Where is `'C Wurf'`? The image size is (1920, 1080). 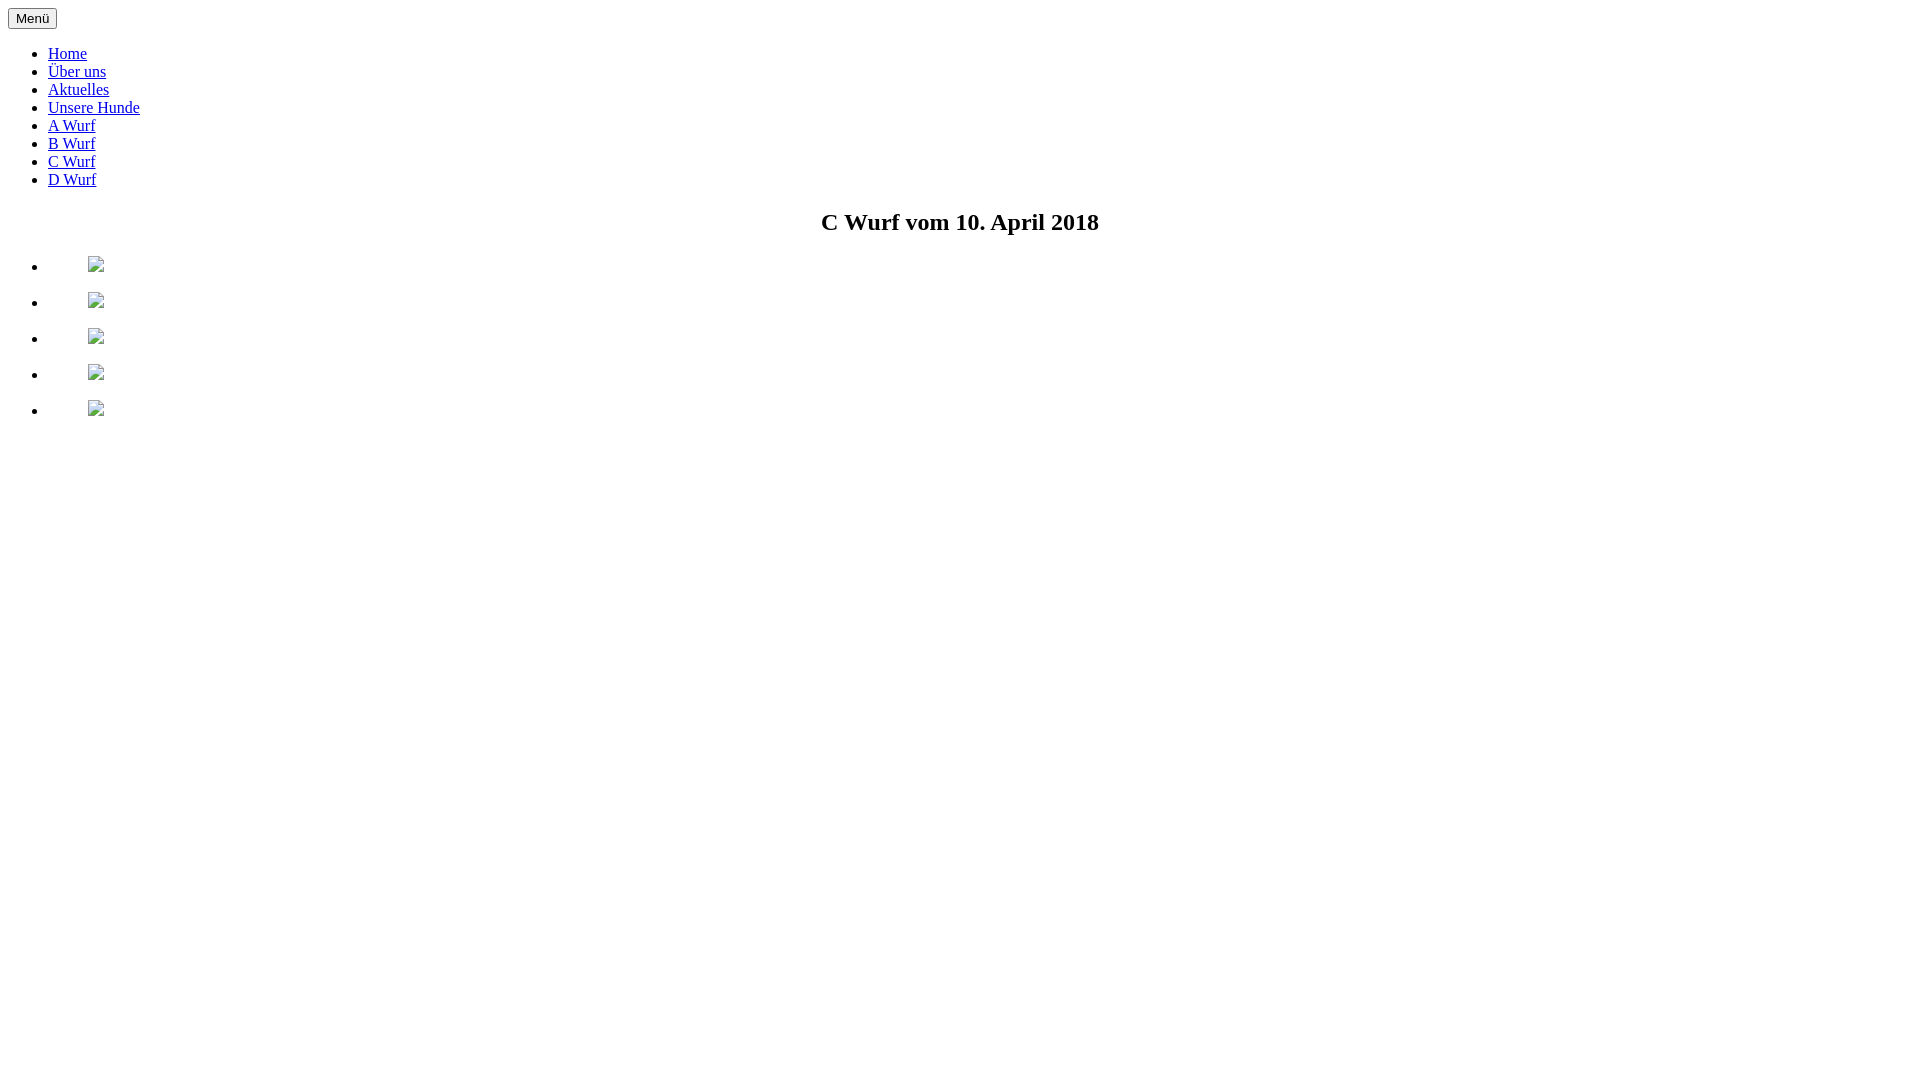
'C Wurf' is located at coordinates (72, 160).